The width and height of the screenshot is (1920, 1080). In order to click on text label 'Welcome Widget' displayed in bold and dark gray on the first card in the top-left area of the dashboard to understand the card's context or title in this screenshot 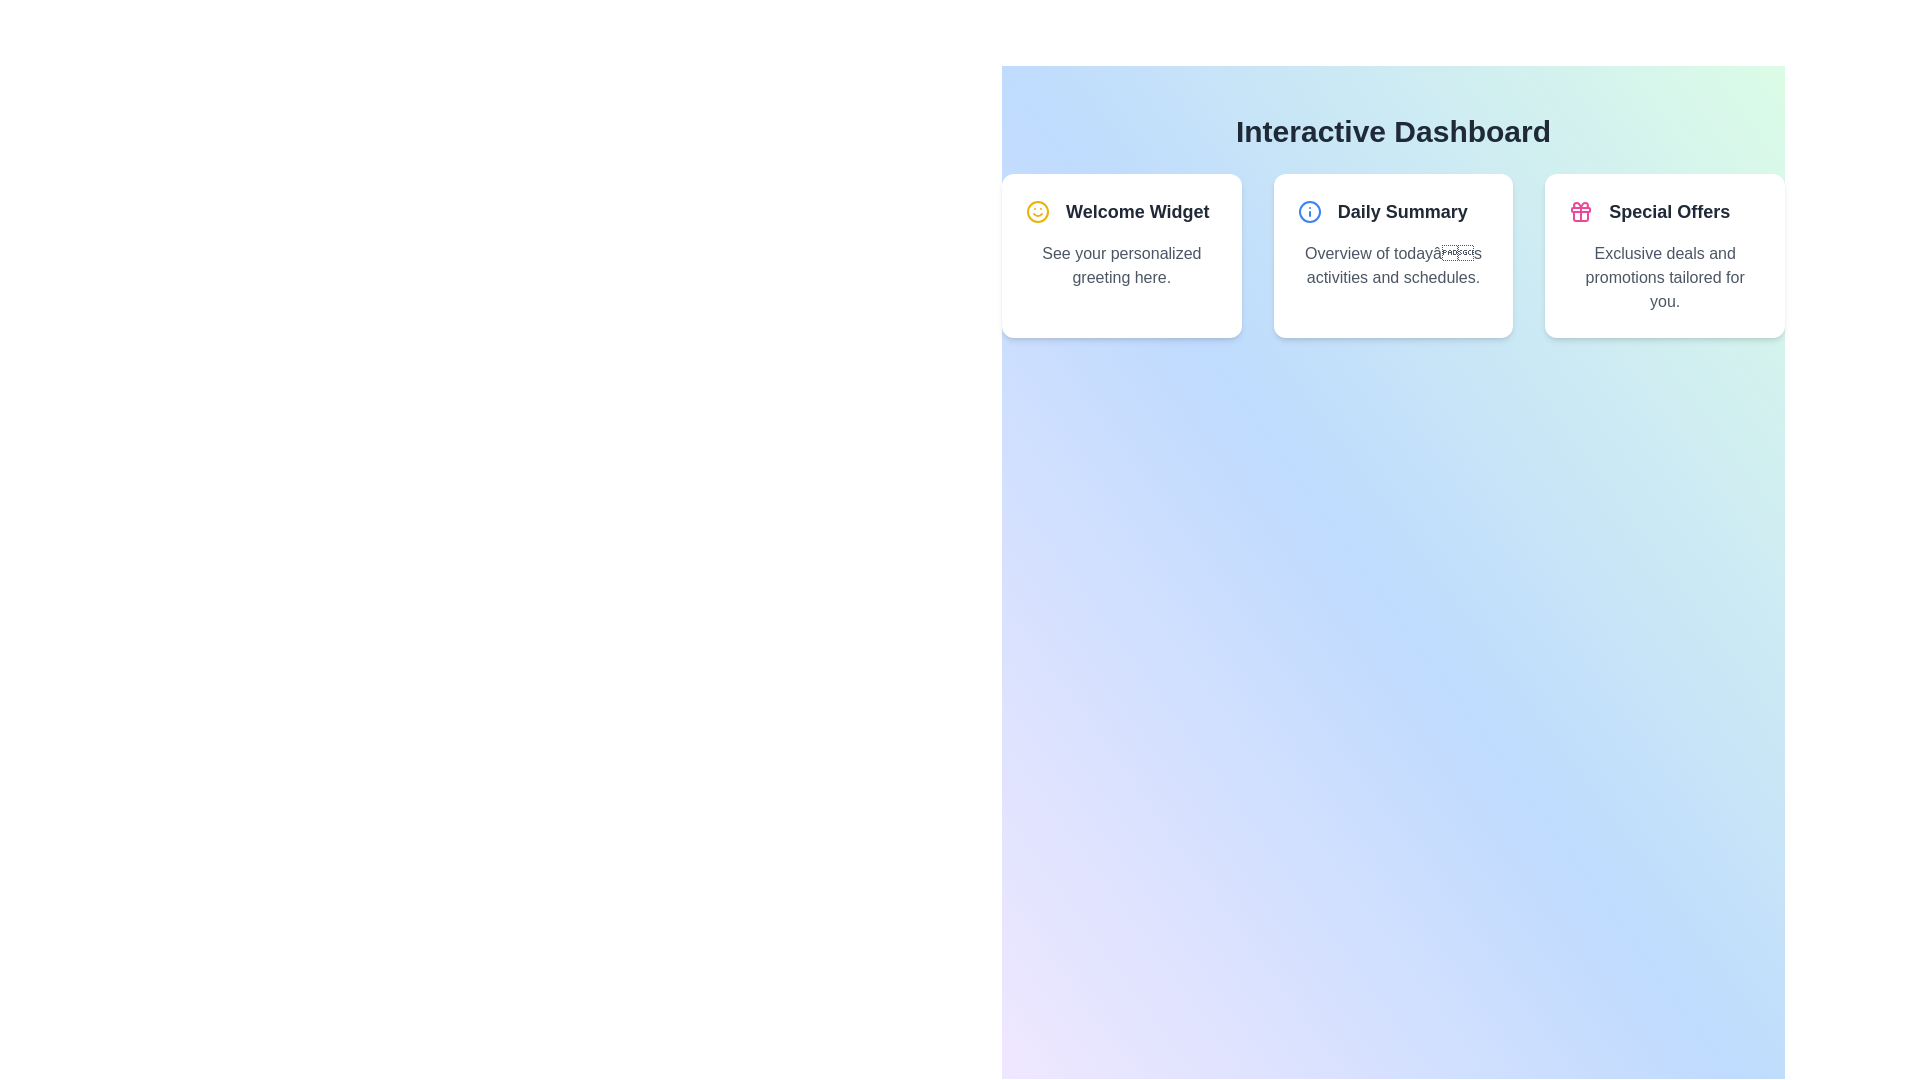, I will do `click(1137, 212)`.